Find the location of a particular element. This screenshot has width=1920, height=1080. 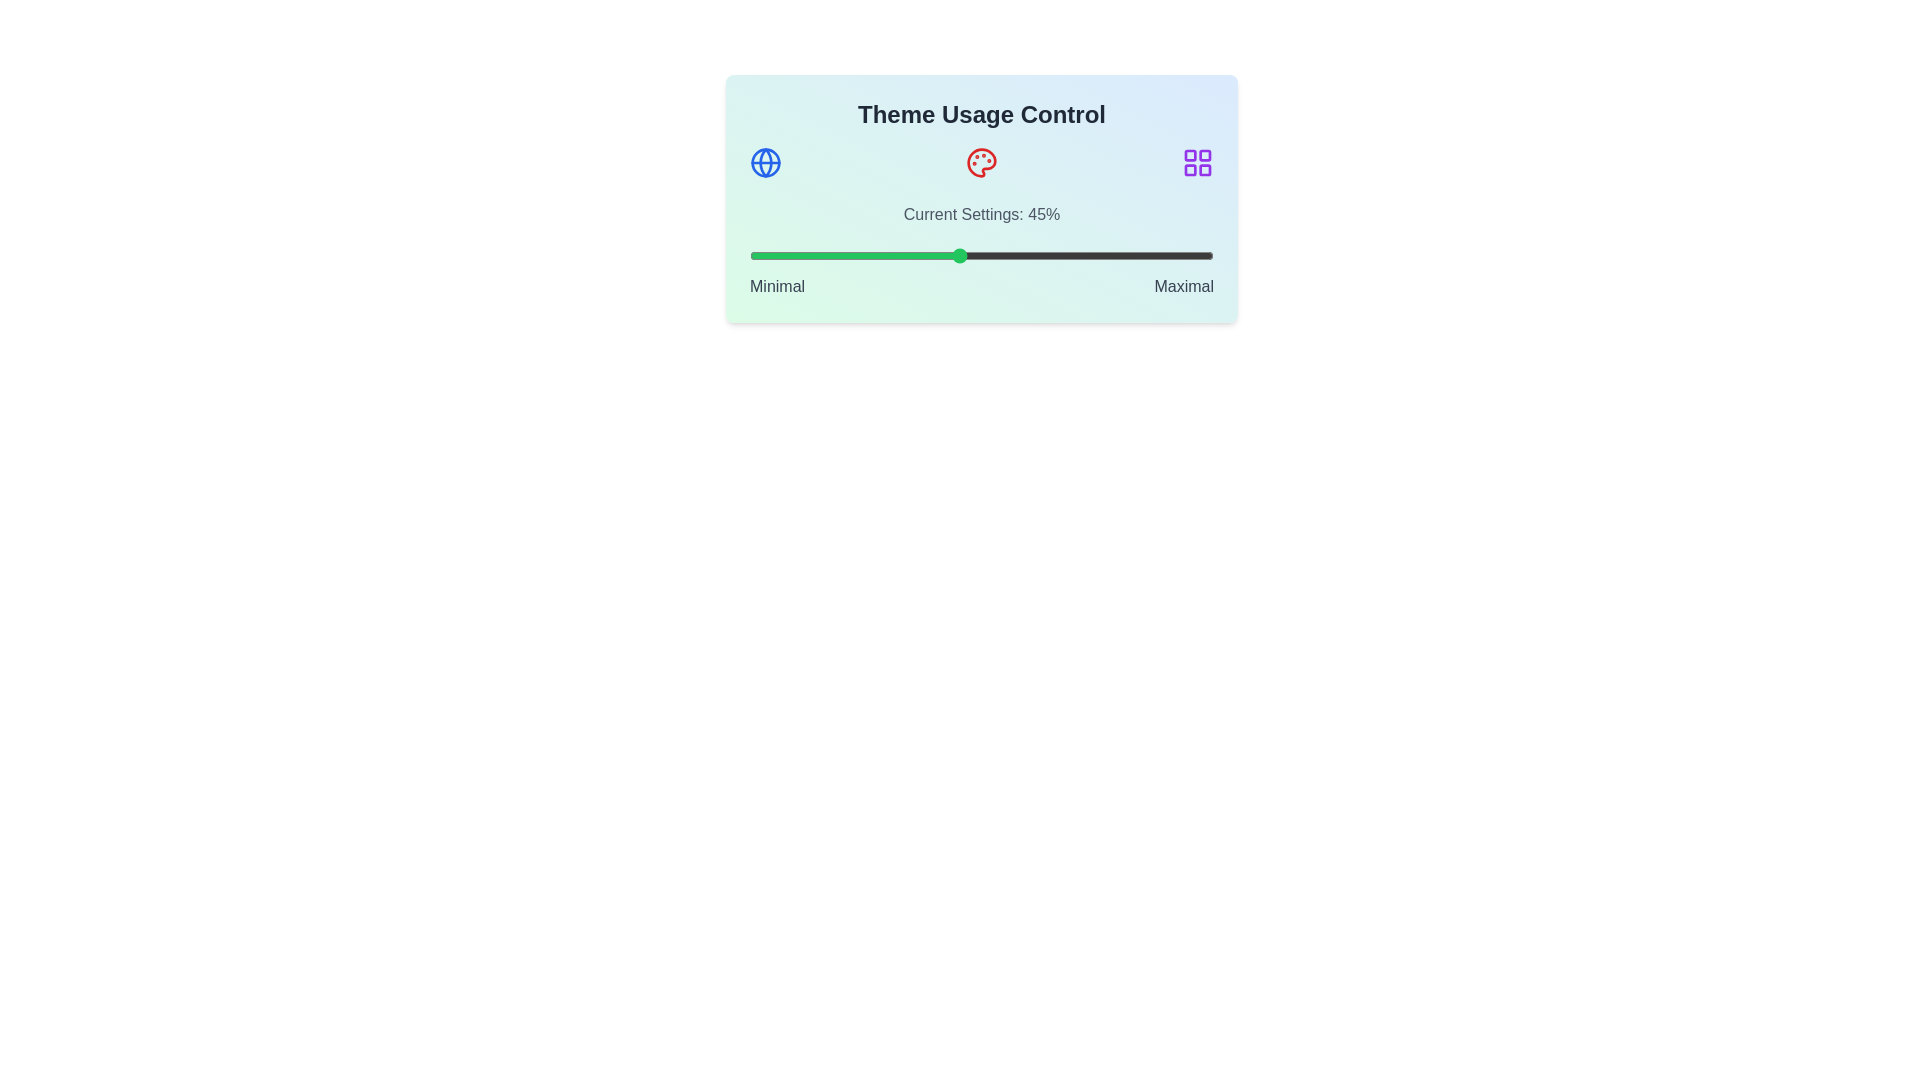

the slider to set the theme usage percentage to 94 is located at coordinates (1186, 254).